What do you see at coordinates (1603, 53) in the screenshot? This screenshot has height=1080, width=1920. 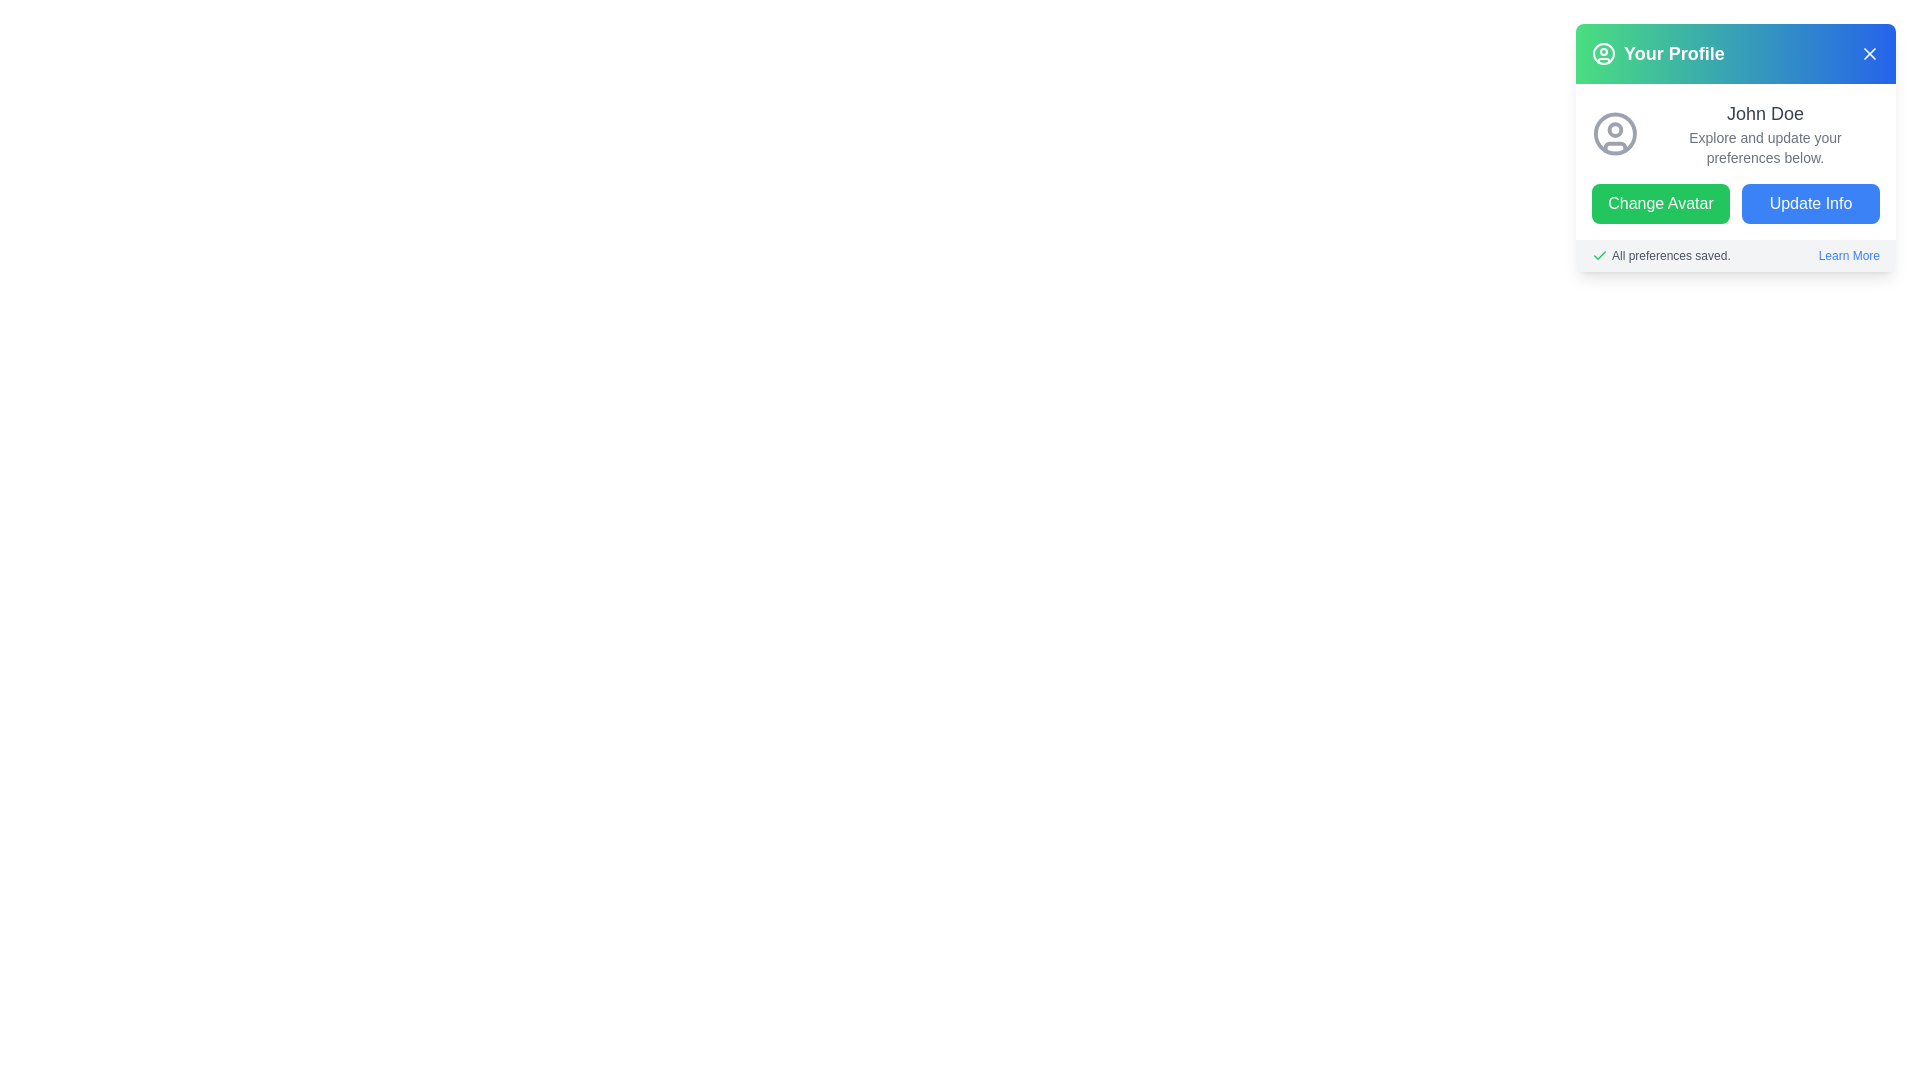 I see `the graphic icon representing the user profile, which is located to the left of the 'Your Profile' text within the header section of the floating profile widget` at bounding box center [1603, 53].